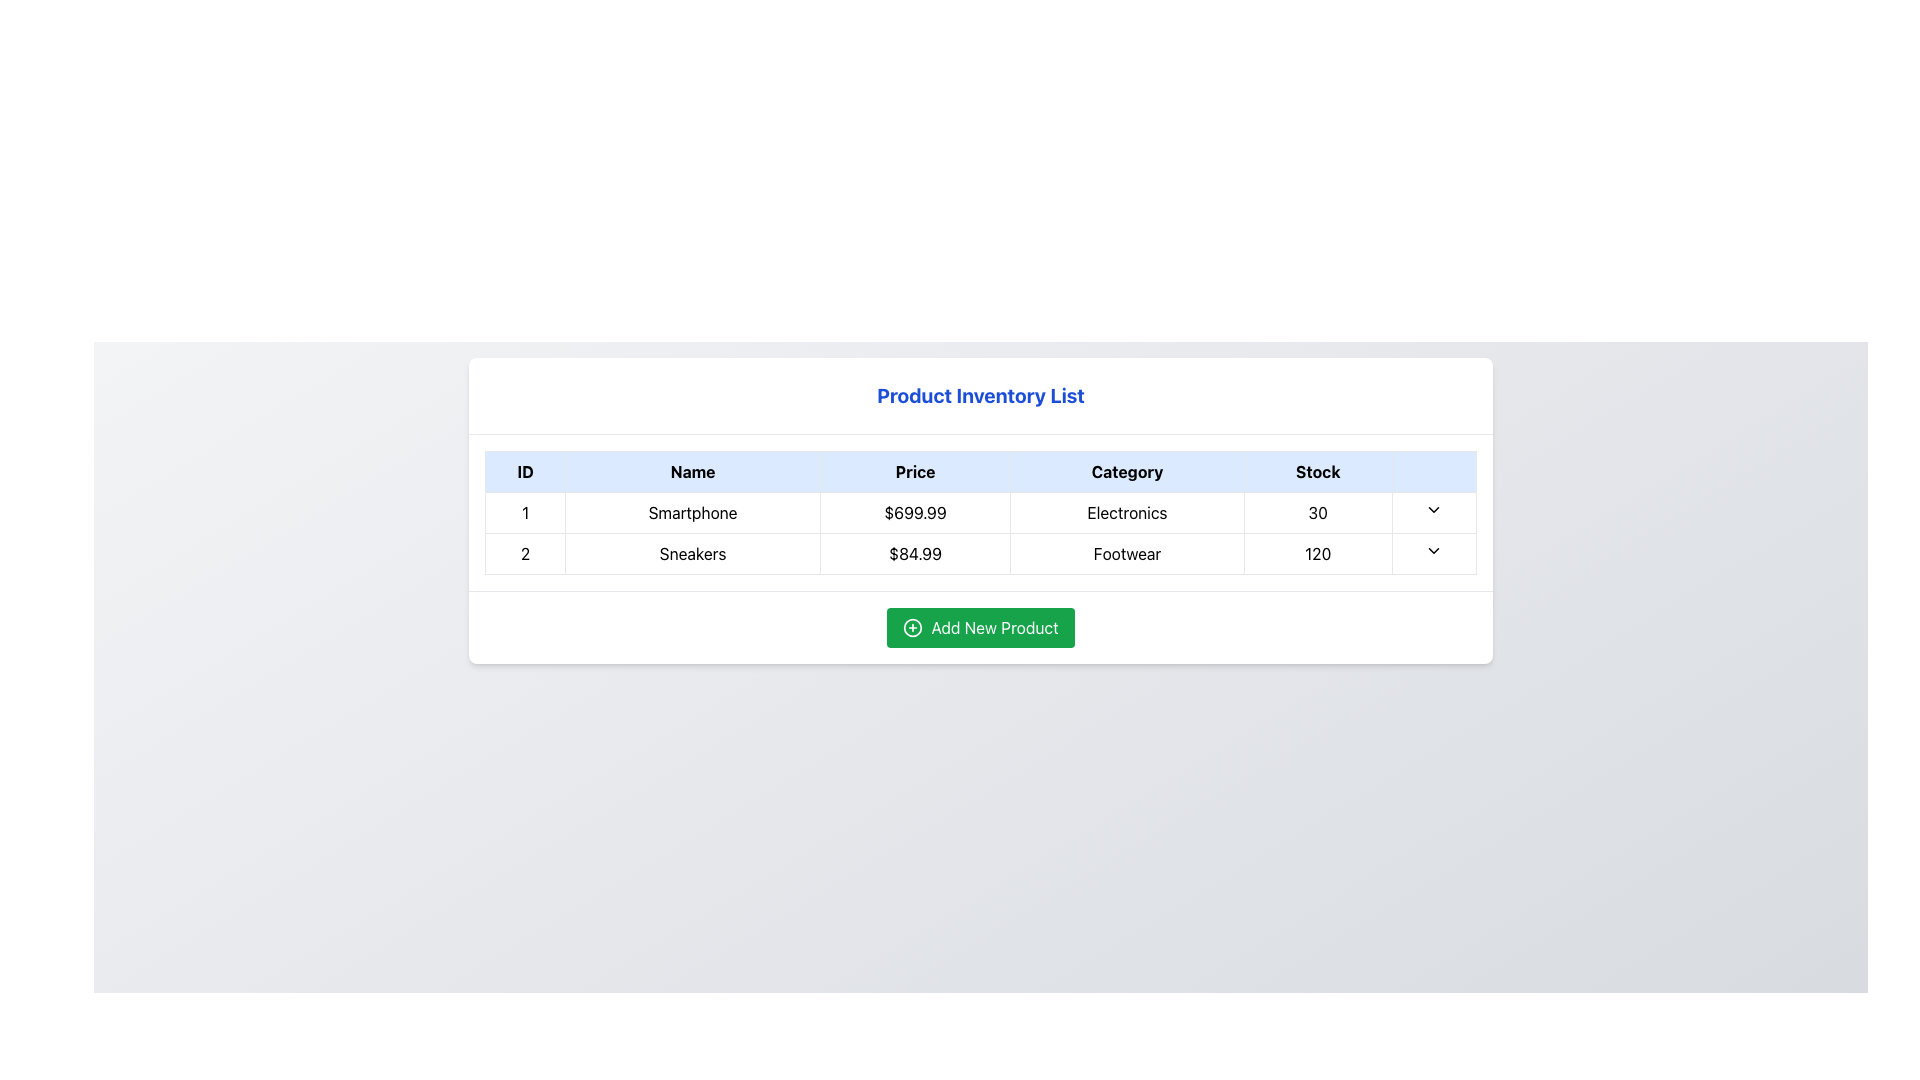  I want to click on the dropdown icon represented by a downward-pointing arrow located in the 'Stock' column of the first row of the table, so click(1433, 508).